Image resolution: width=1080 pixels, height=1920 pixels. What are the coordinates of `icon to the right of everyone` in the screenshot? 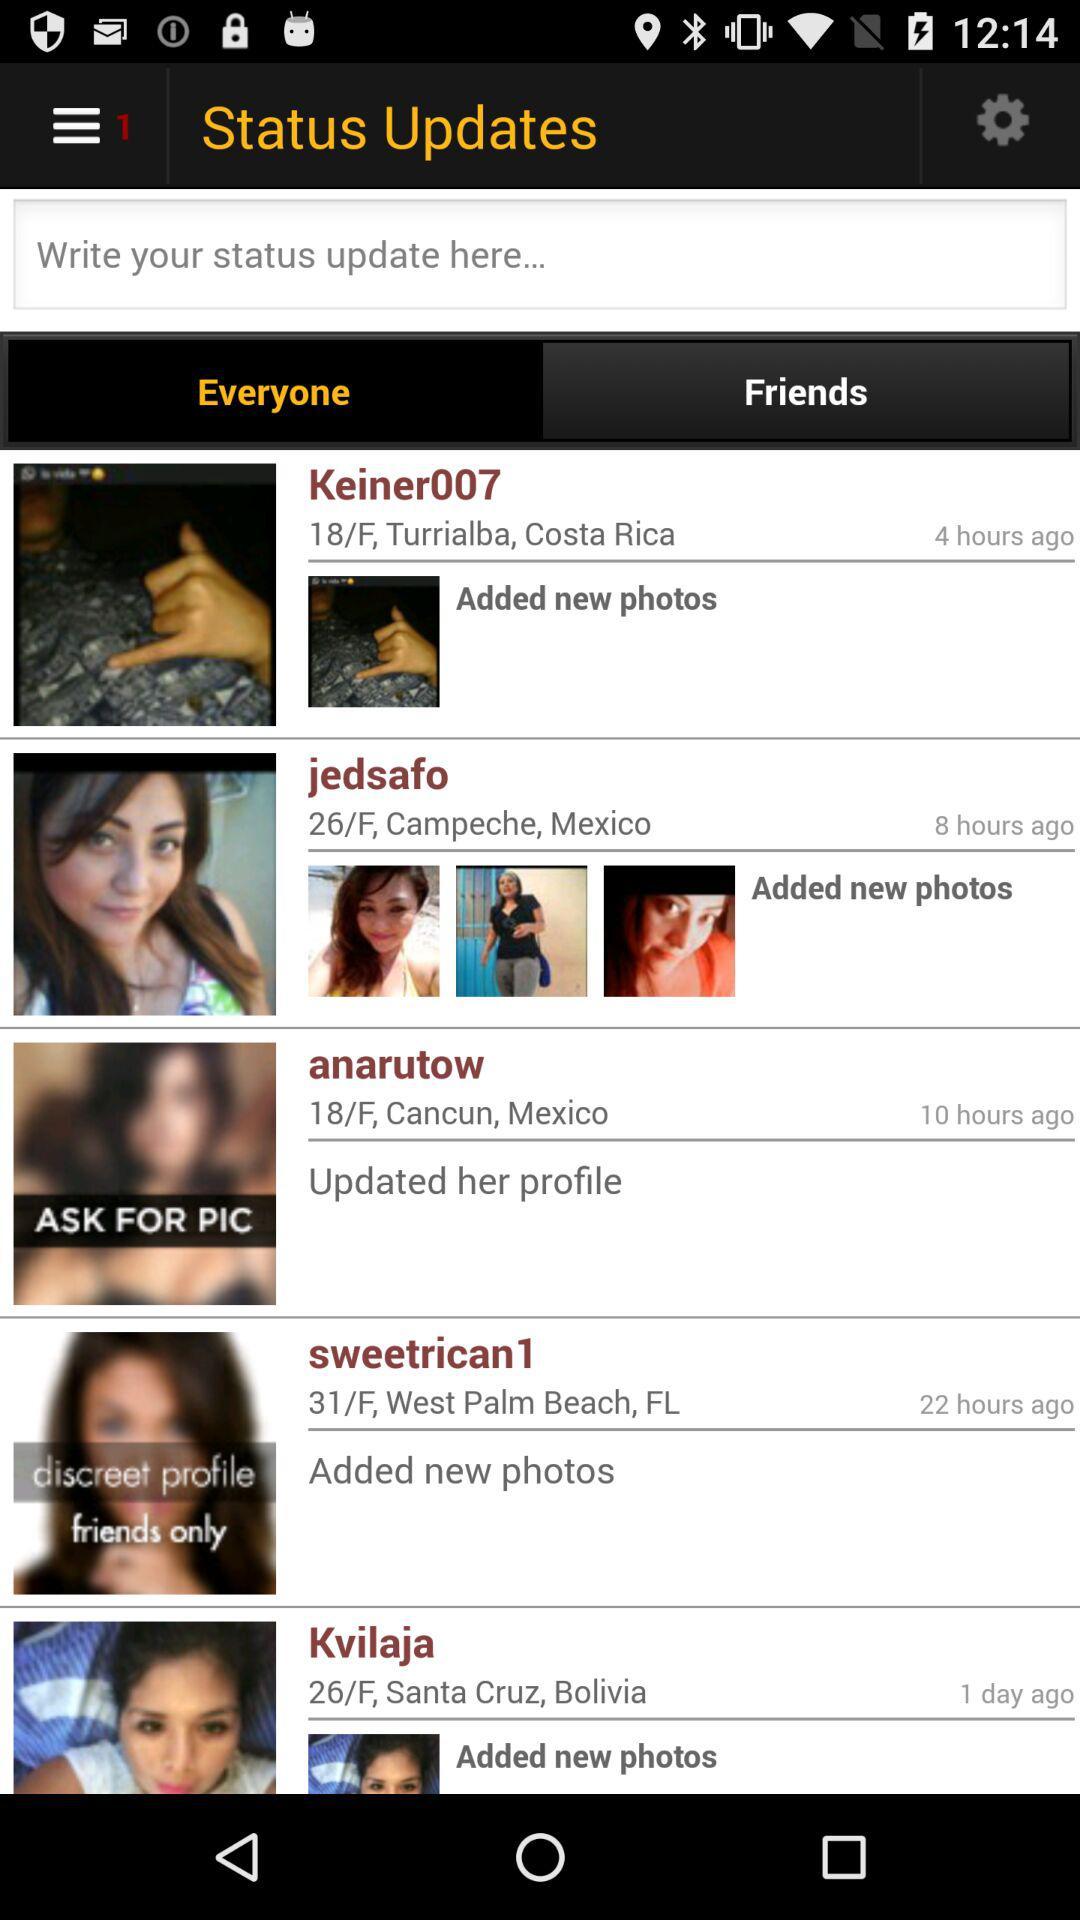 It's located at (804, 390).